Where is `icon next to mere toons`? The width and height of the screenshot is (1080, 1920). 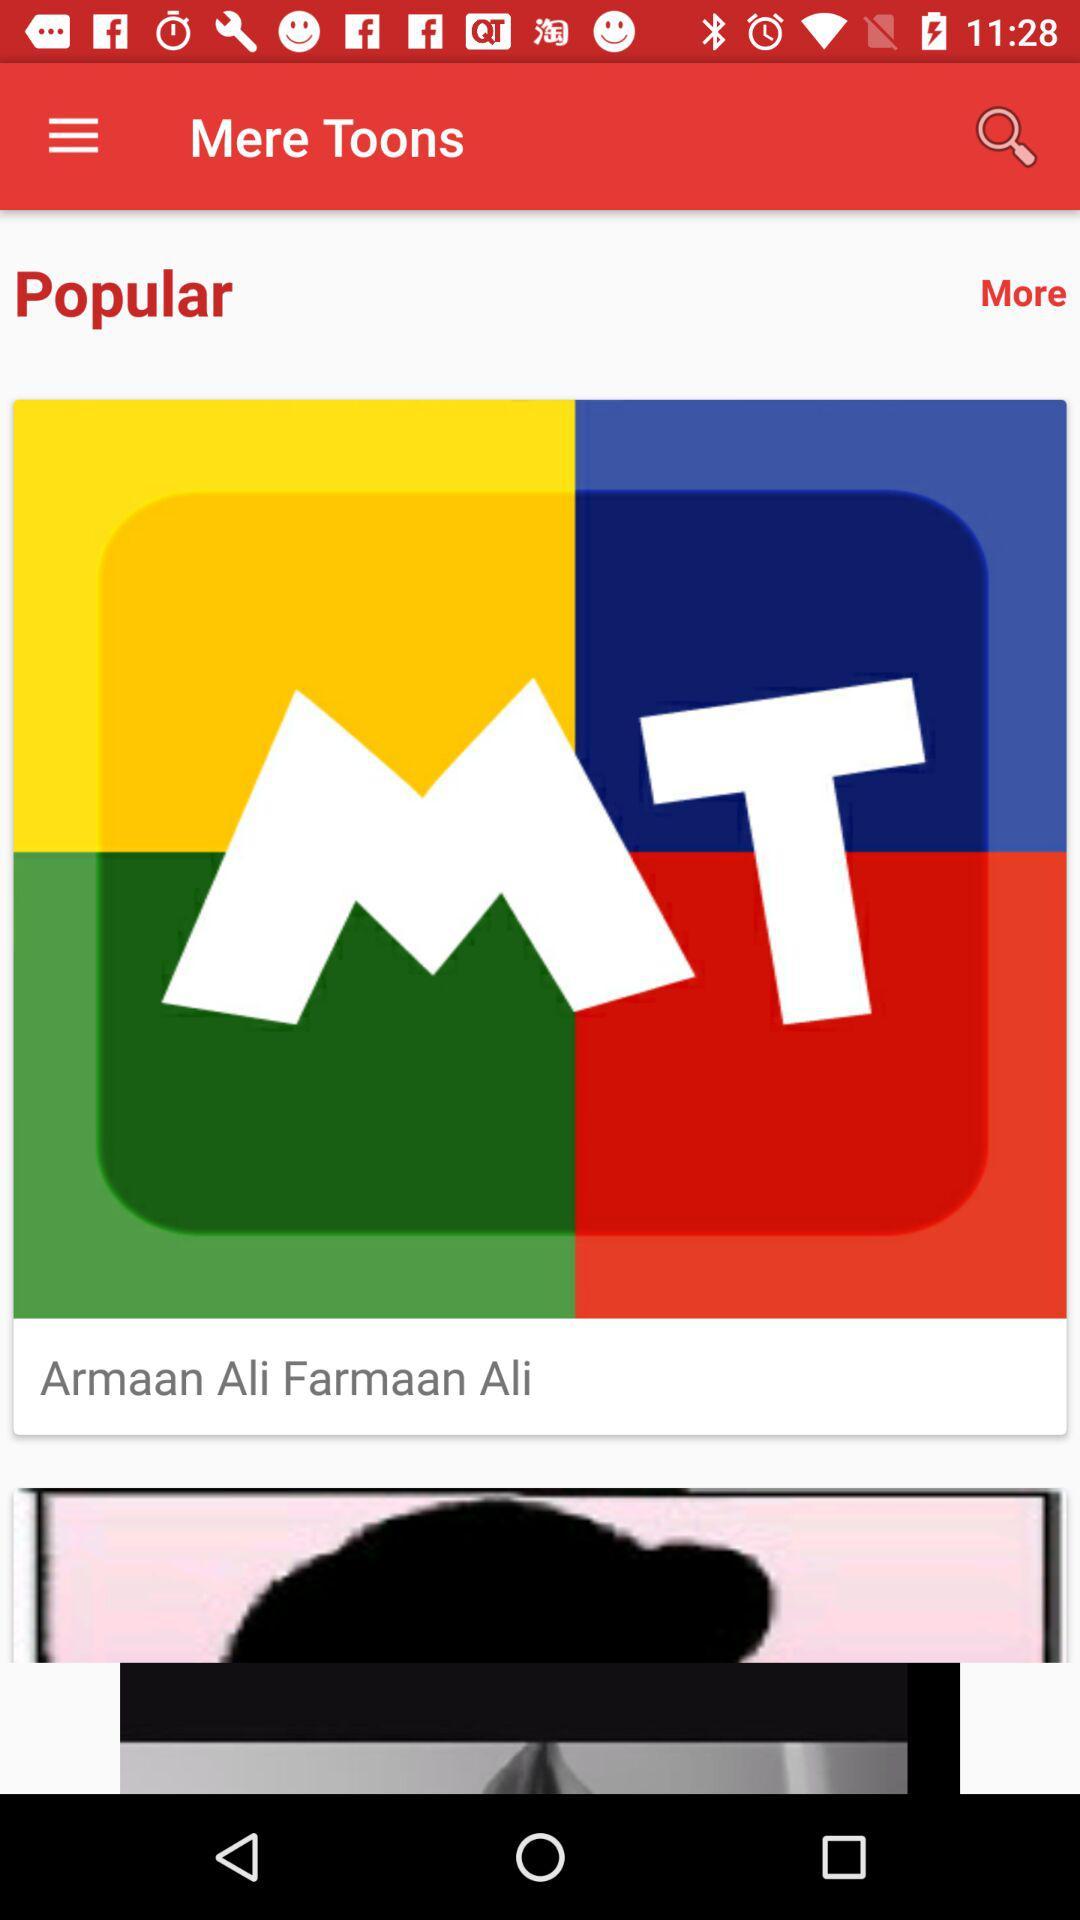
icon next to mere toons is located at coordinates (72, 135).